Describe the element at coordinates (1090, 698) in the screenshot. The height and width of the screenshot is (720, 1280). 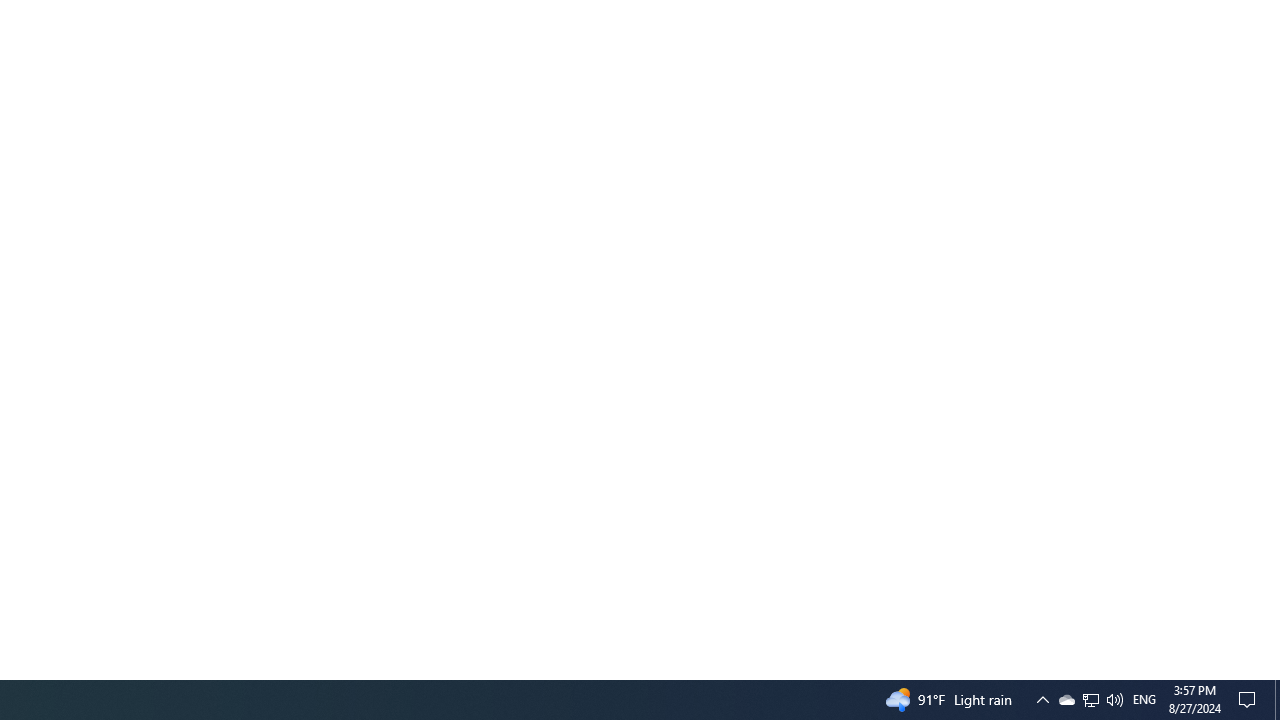
I see `'Tray Input Indicator - English (United States)'` at that location.